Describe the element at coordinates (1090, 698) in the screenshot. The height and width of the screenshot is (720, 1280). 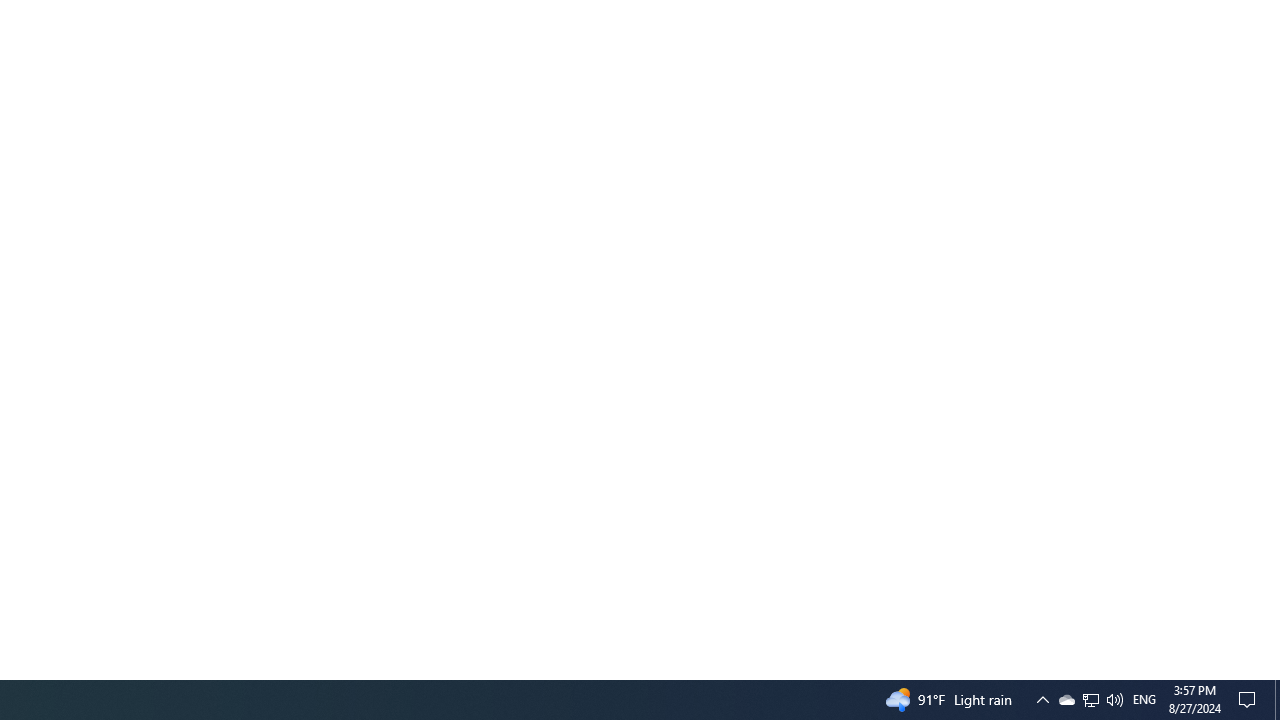
I see `'Tray Input Indicator - English (United States)'` at that location.